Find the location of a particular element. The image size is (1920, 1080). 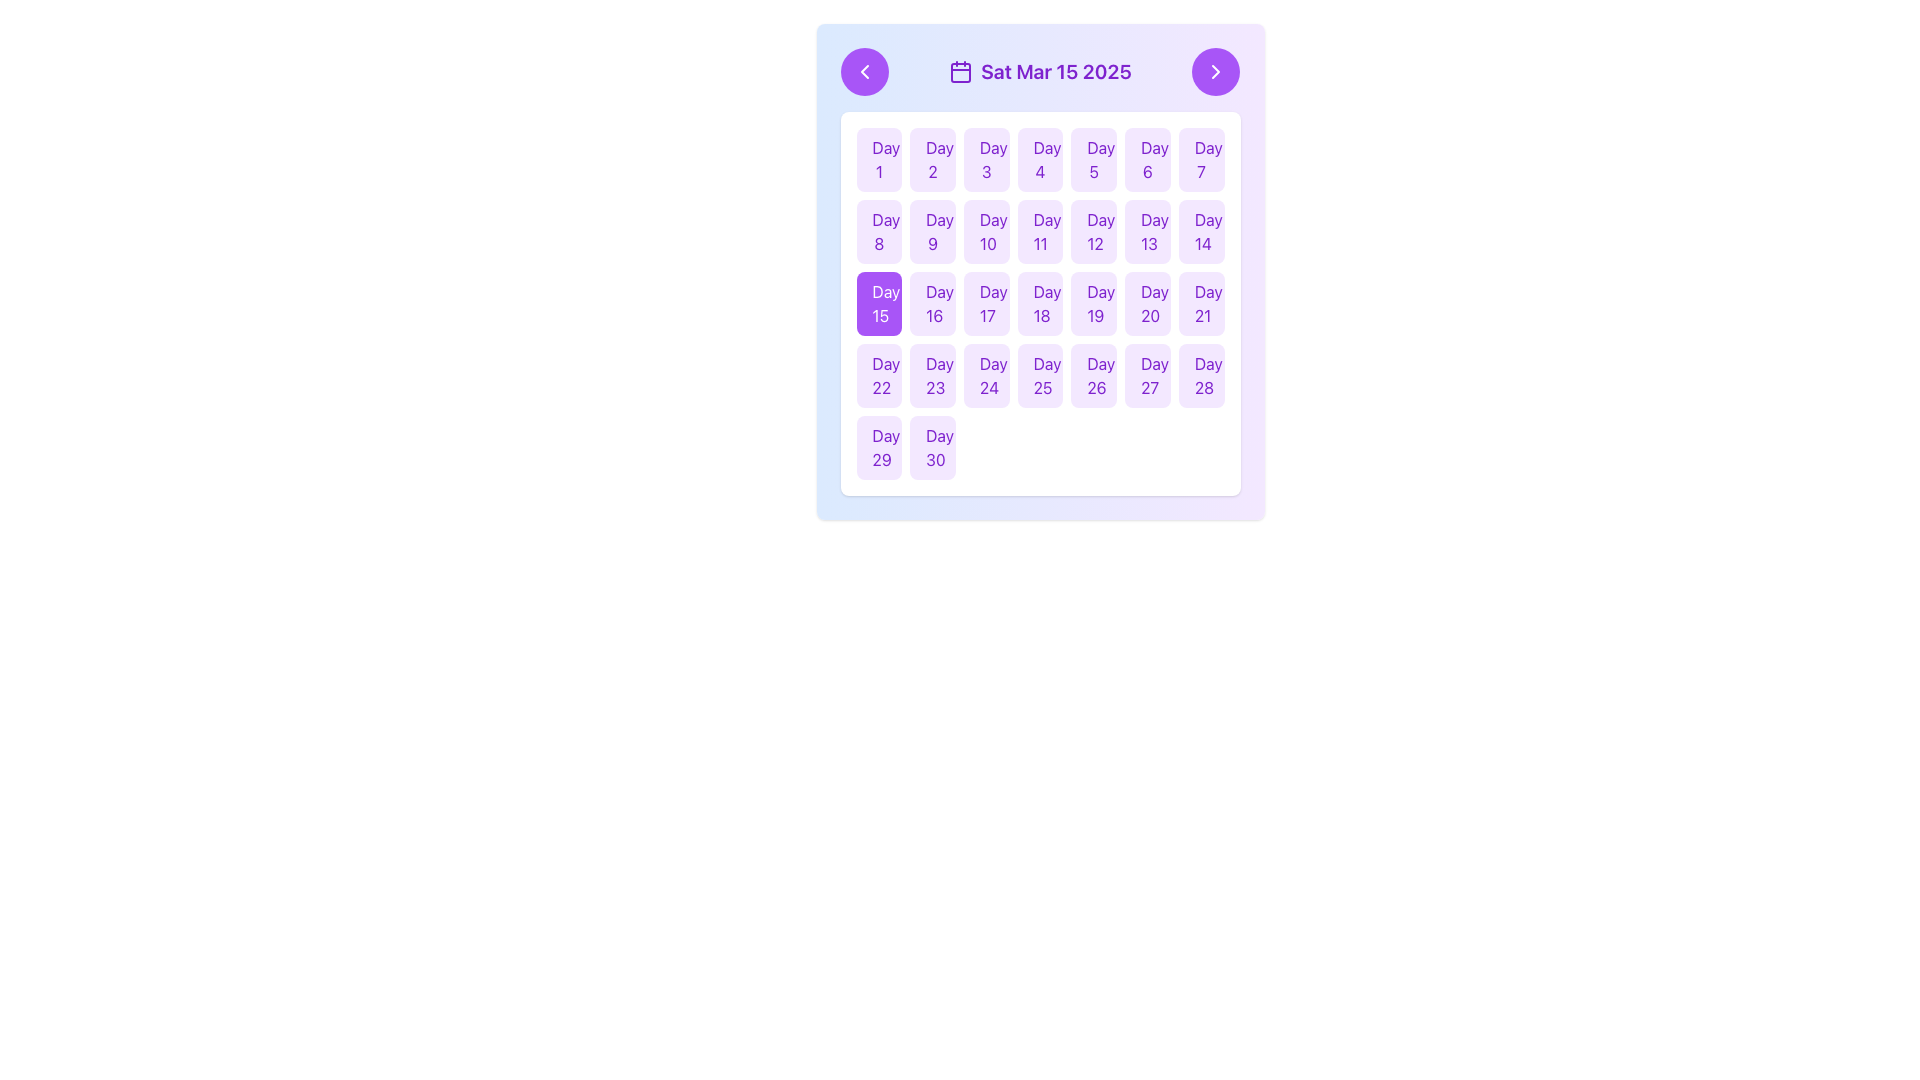

the date display text label with icon located at the top section of the calendar interface, positioned between the left and right navigation buttons is located at coordinates (1040, 71).